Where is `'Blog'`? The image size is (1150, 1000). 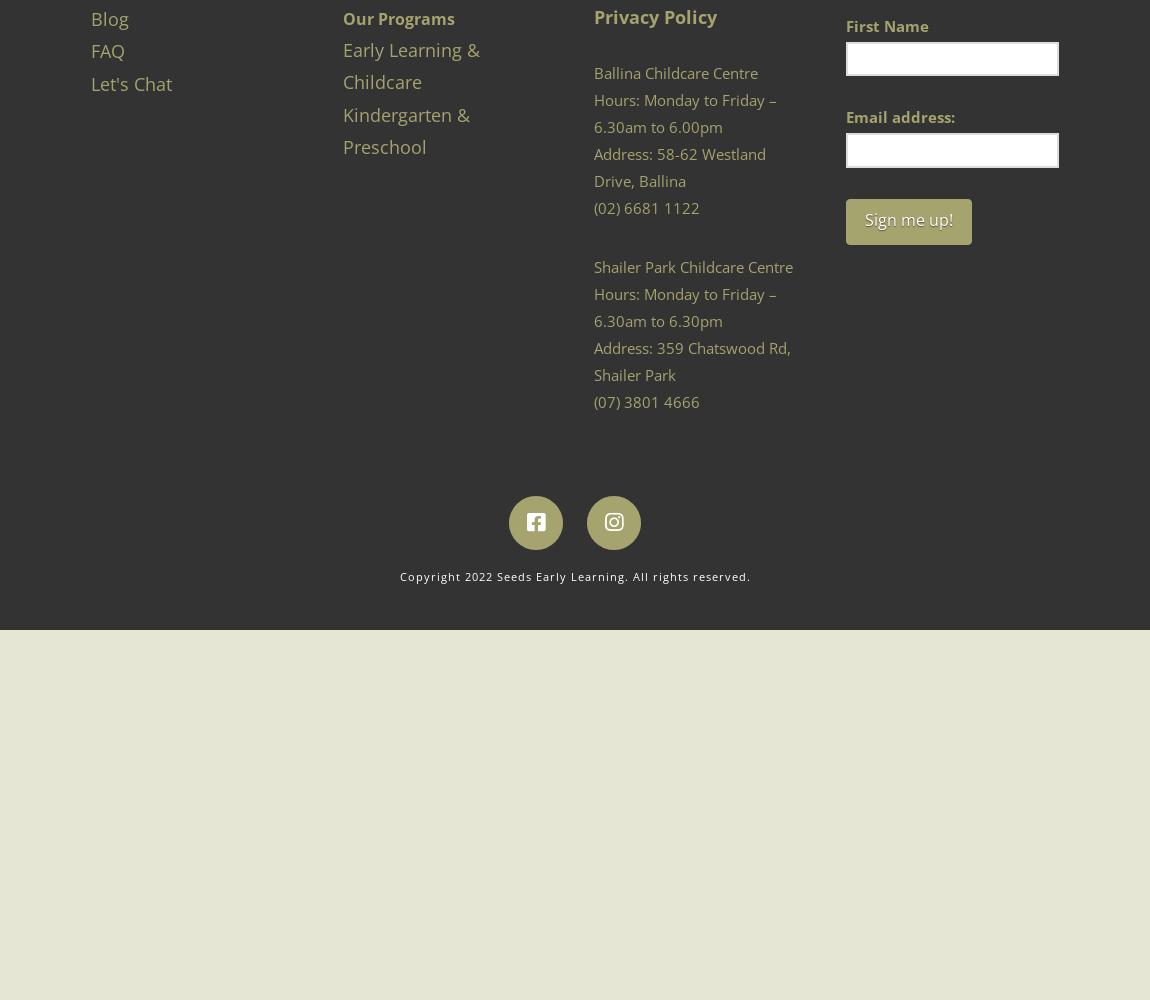
'Blog' is located at coordinates (109, 18).